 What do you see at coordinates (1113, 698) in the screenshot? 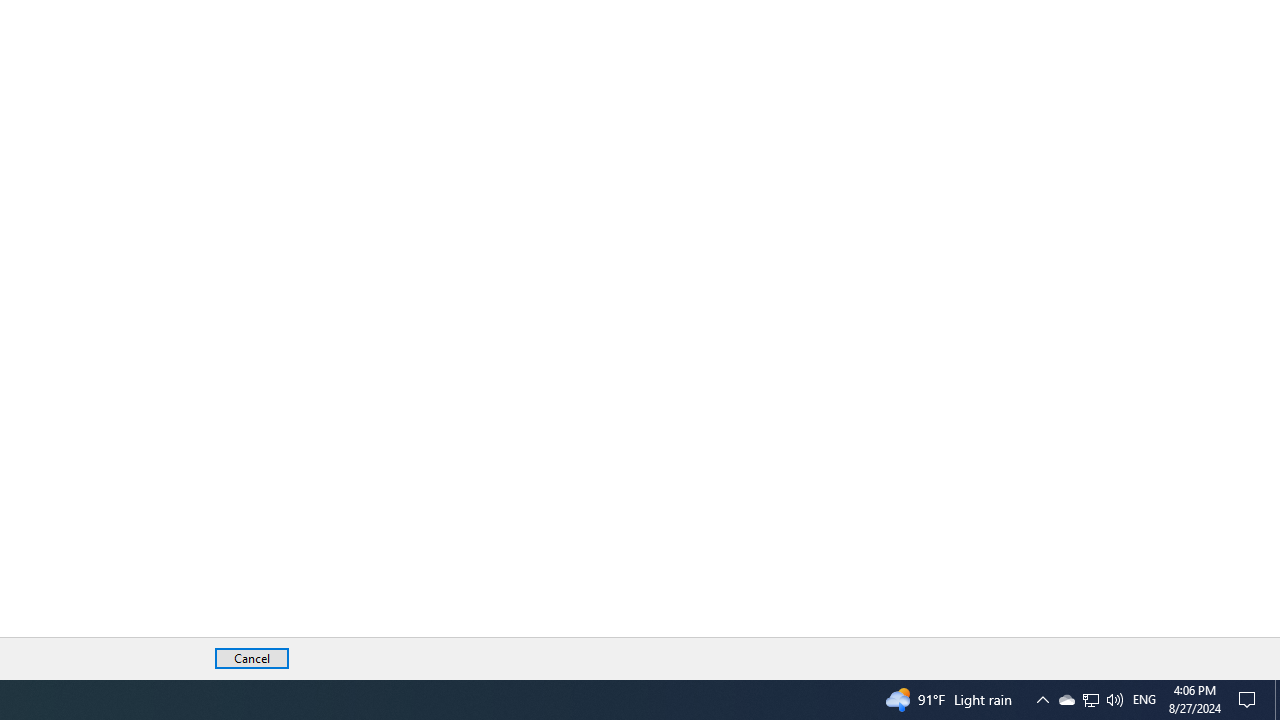
I see `'Q2790: 100%'` at bounding box center [1113, 698].